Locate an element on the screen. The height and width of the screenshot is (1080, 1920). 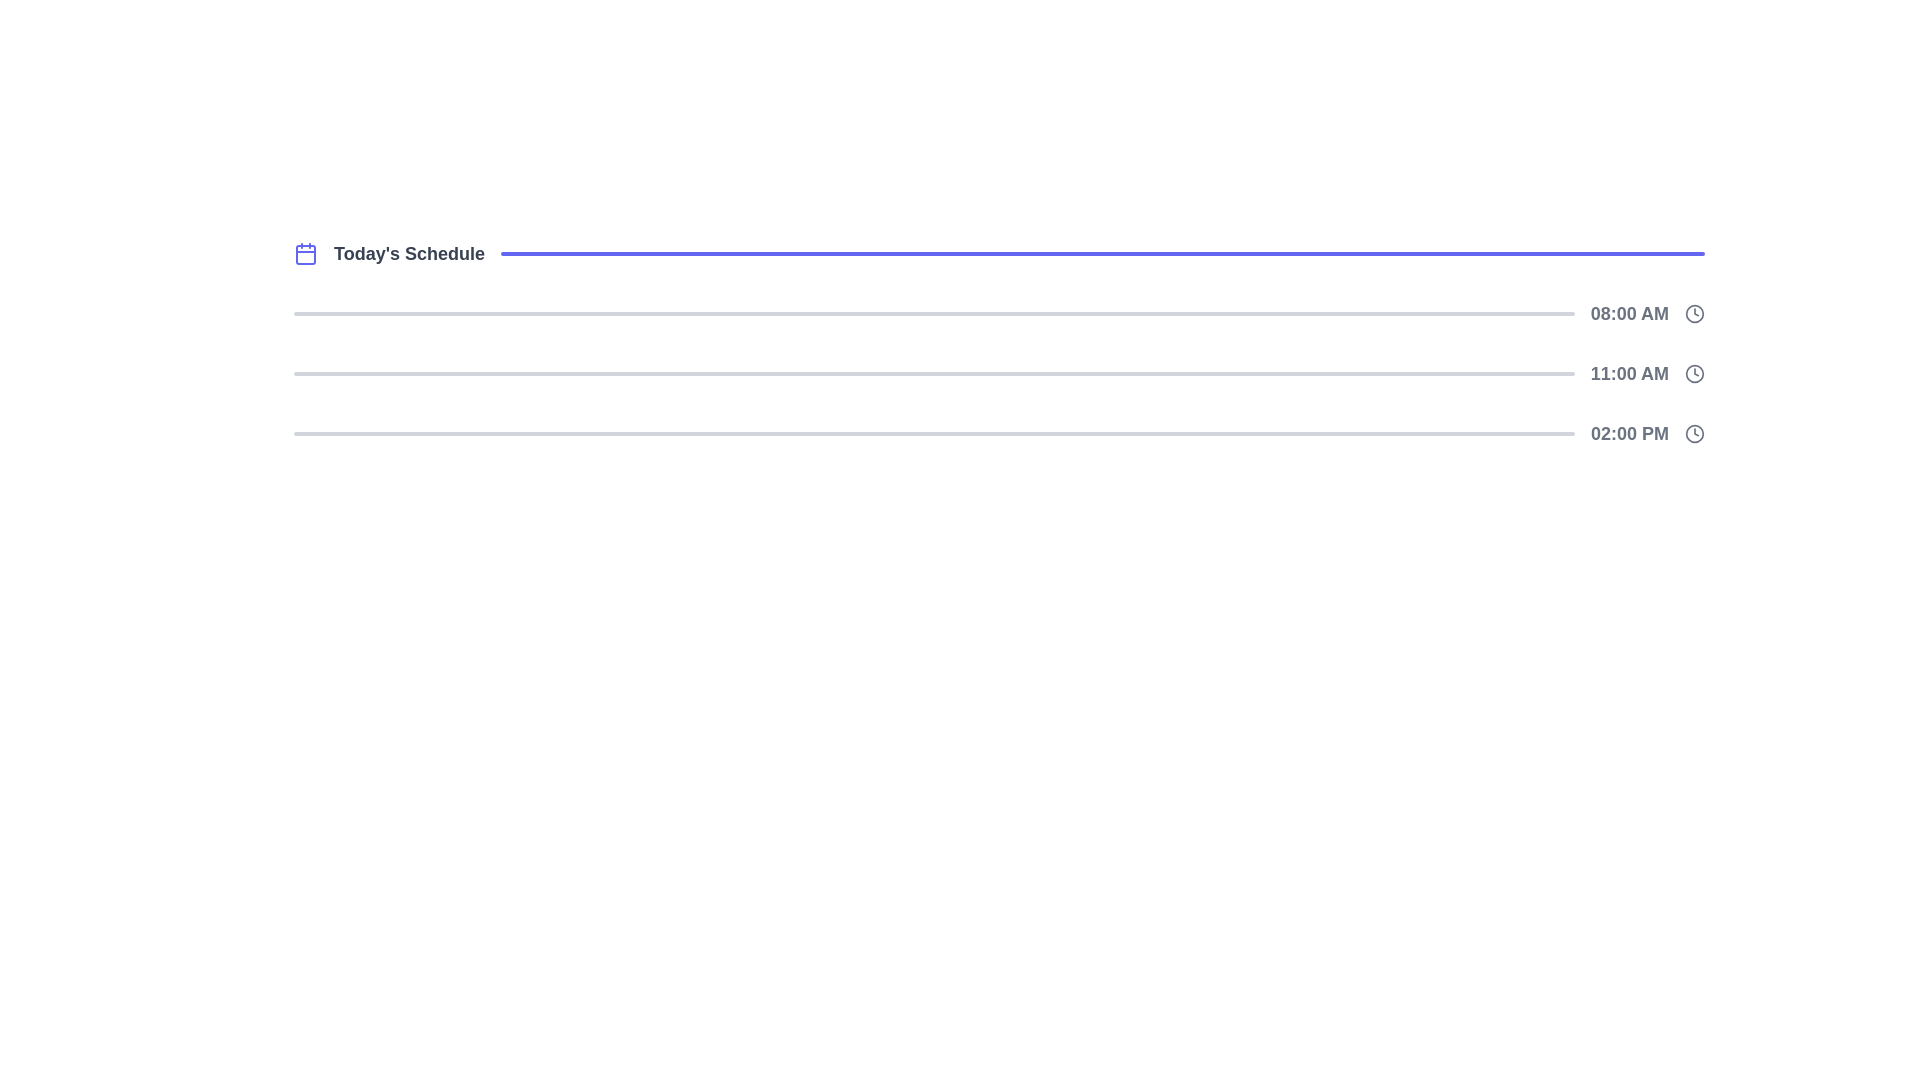
the circular graphic element of the clock icon, which has a thin black border and is positioned to the right of the '11:00 AM' text in the schedule interface is located at coordinates (1693, 374).